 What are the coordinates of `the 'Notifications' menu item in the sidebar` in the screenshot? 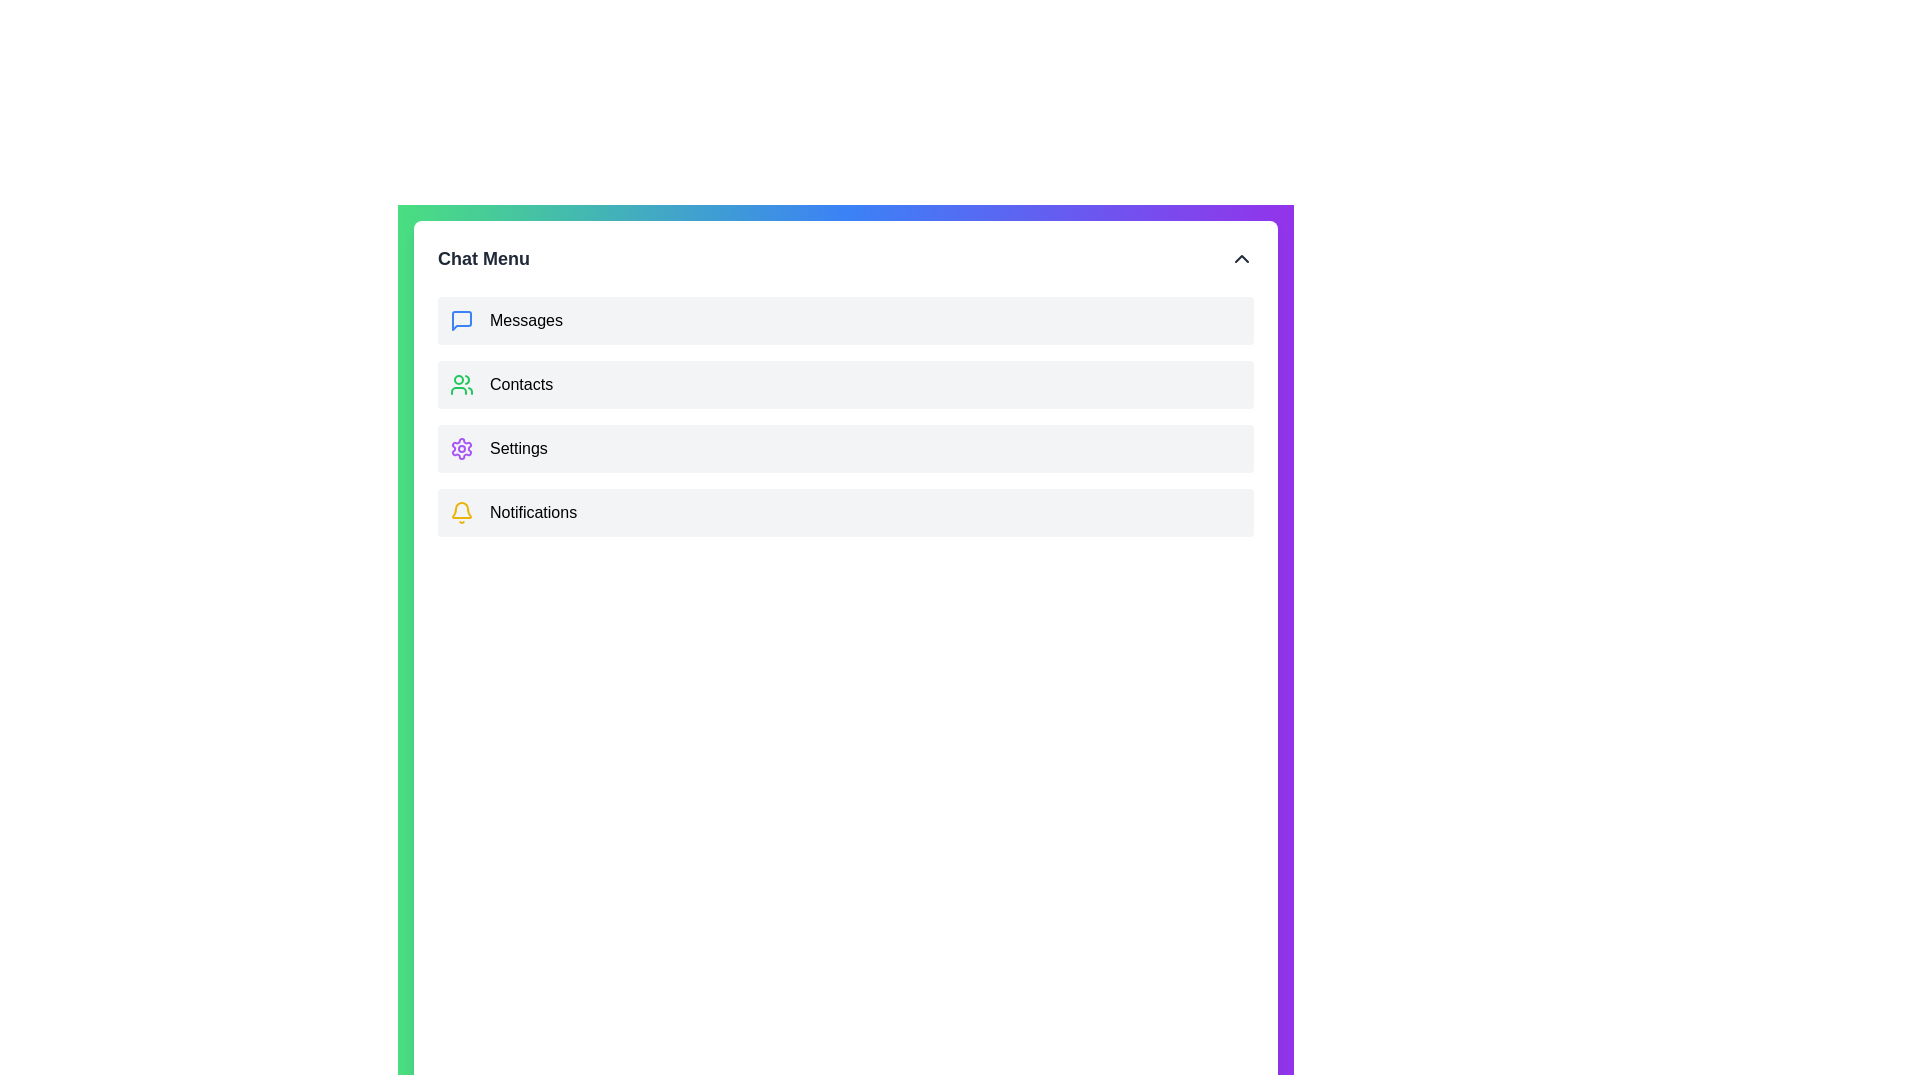 It's located at (532, 512).